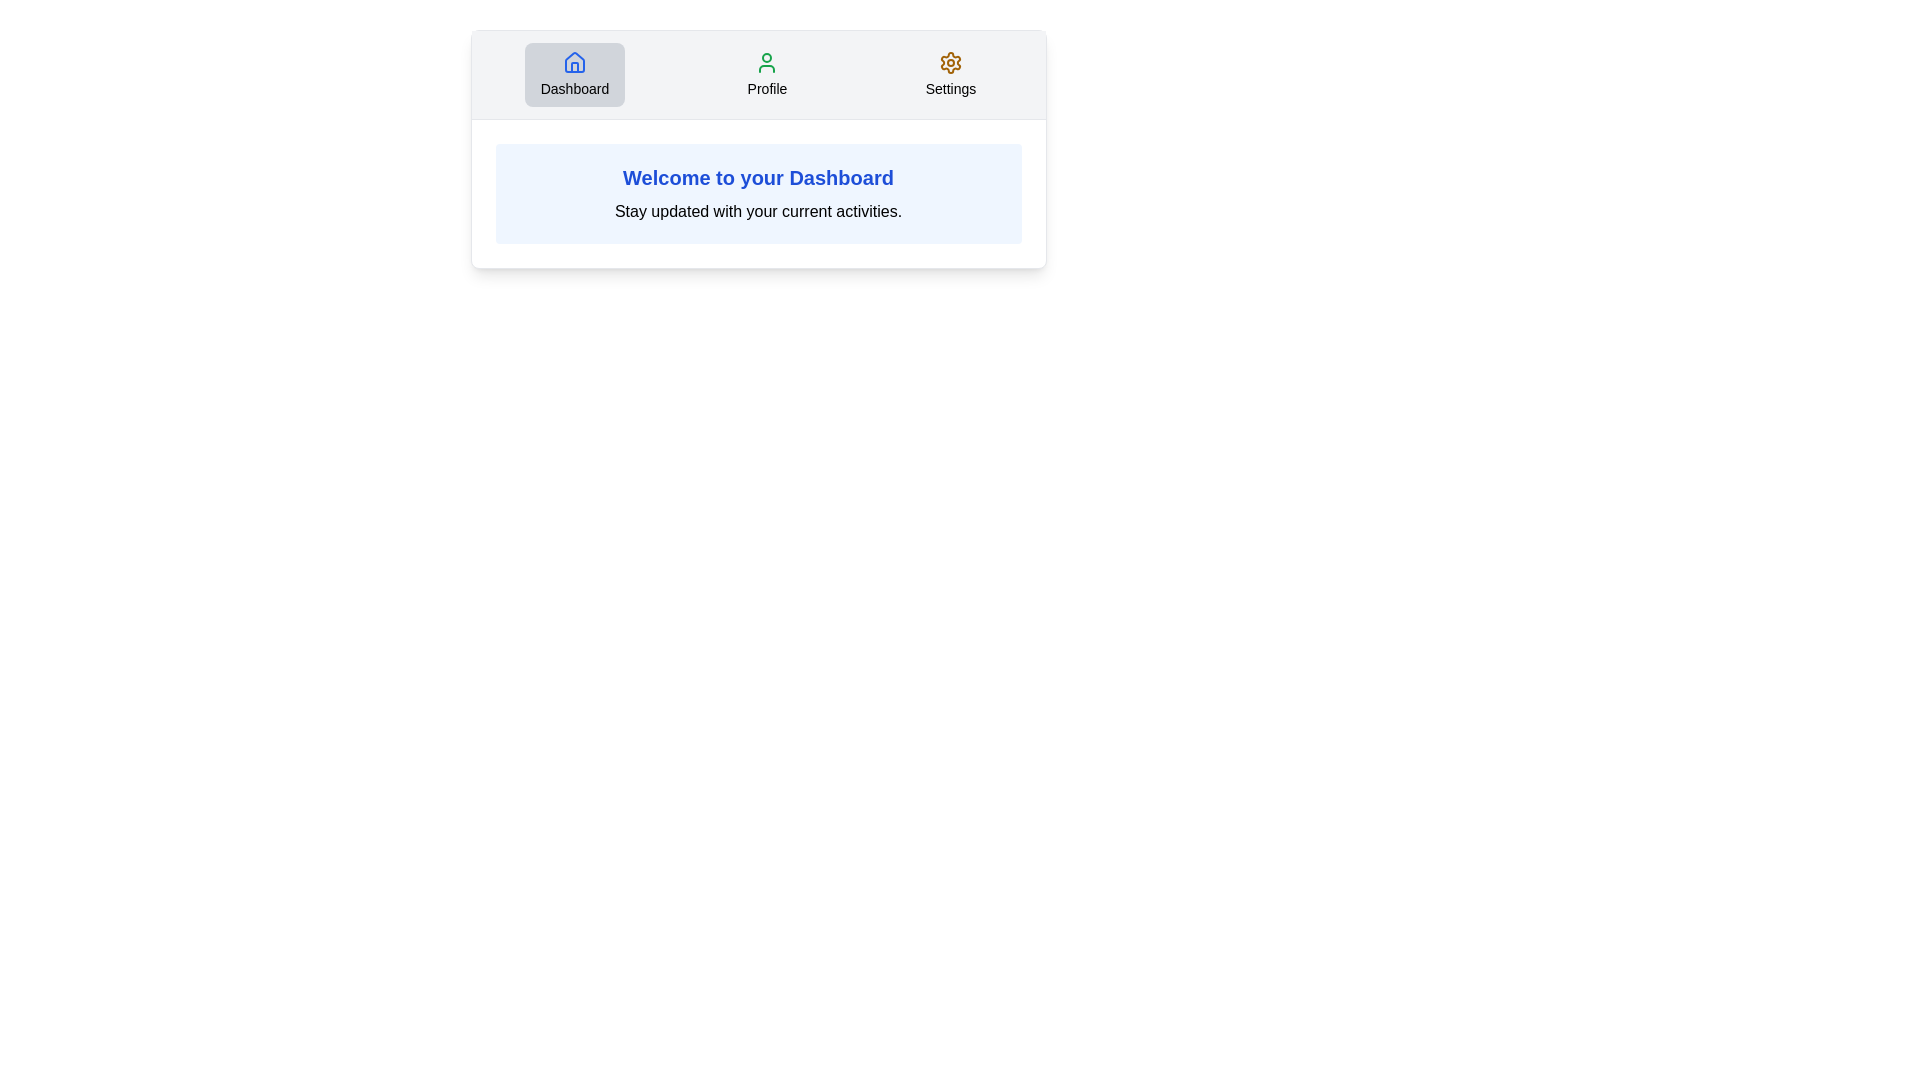 This screenshot has width=1920, height=1080. What do you see at coordinates (574, 73) in the screenshot?
I see `the tab labeled Dashboard` at bounding box center [574, 73].